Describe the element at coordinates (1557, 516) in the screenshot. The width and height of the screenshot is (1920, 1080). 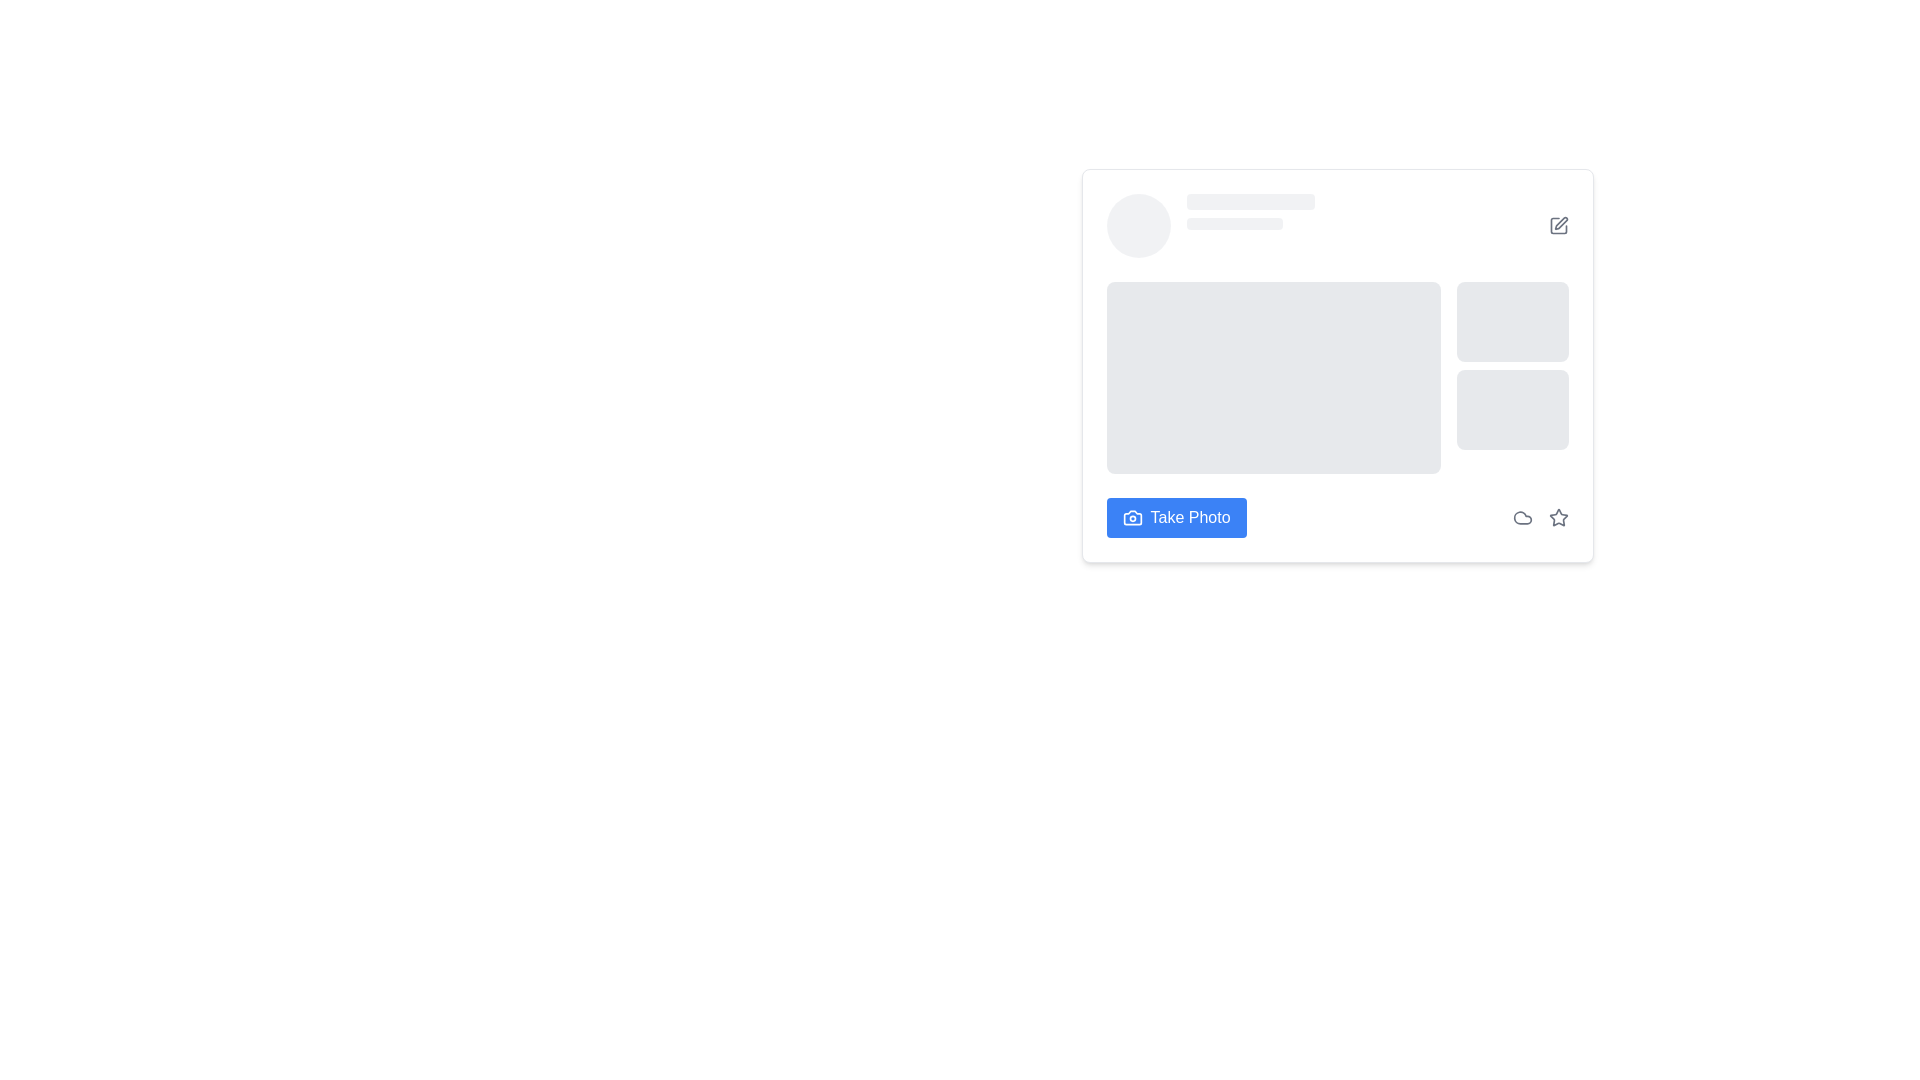
I see `the star button, which is a gray-filled five-point star icon located at the bottom-right corner of the interface` at that location.